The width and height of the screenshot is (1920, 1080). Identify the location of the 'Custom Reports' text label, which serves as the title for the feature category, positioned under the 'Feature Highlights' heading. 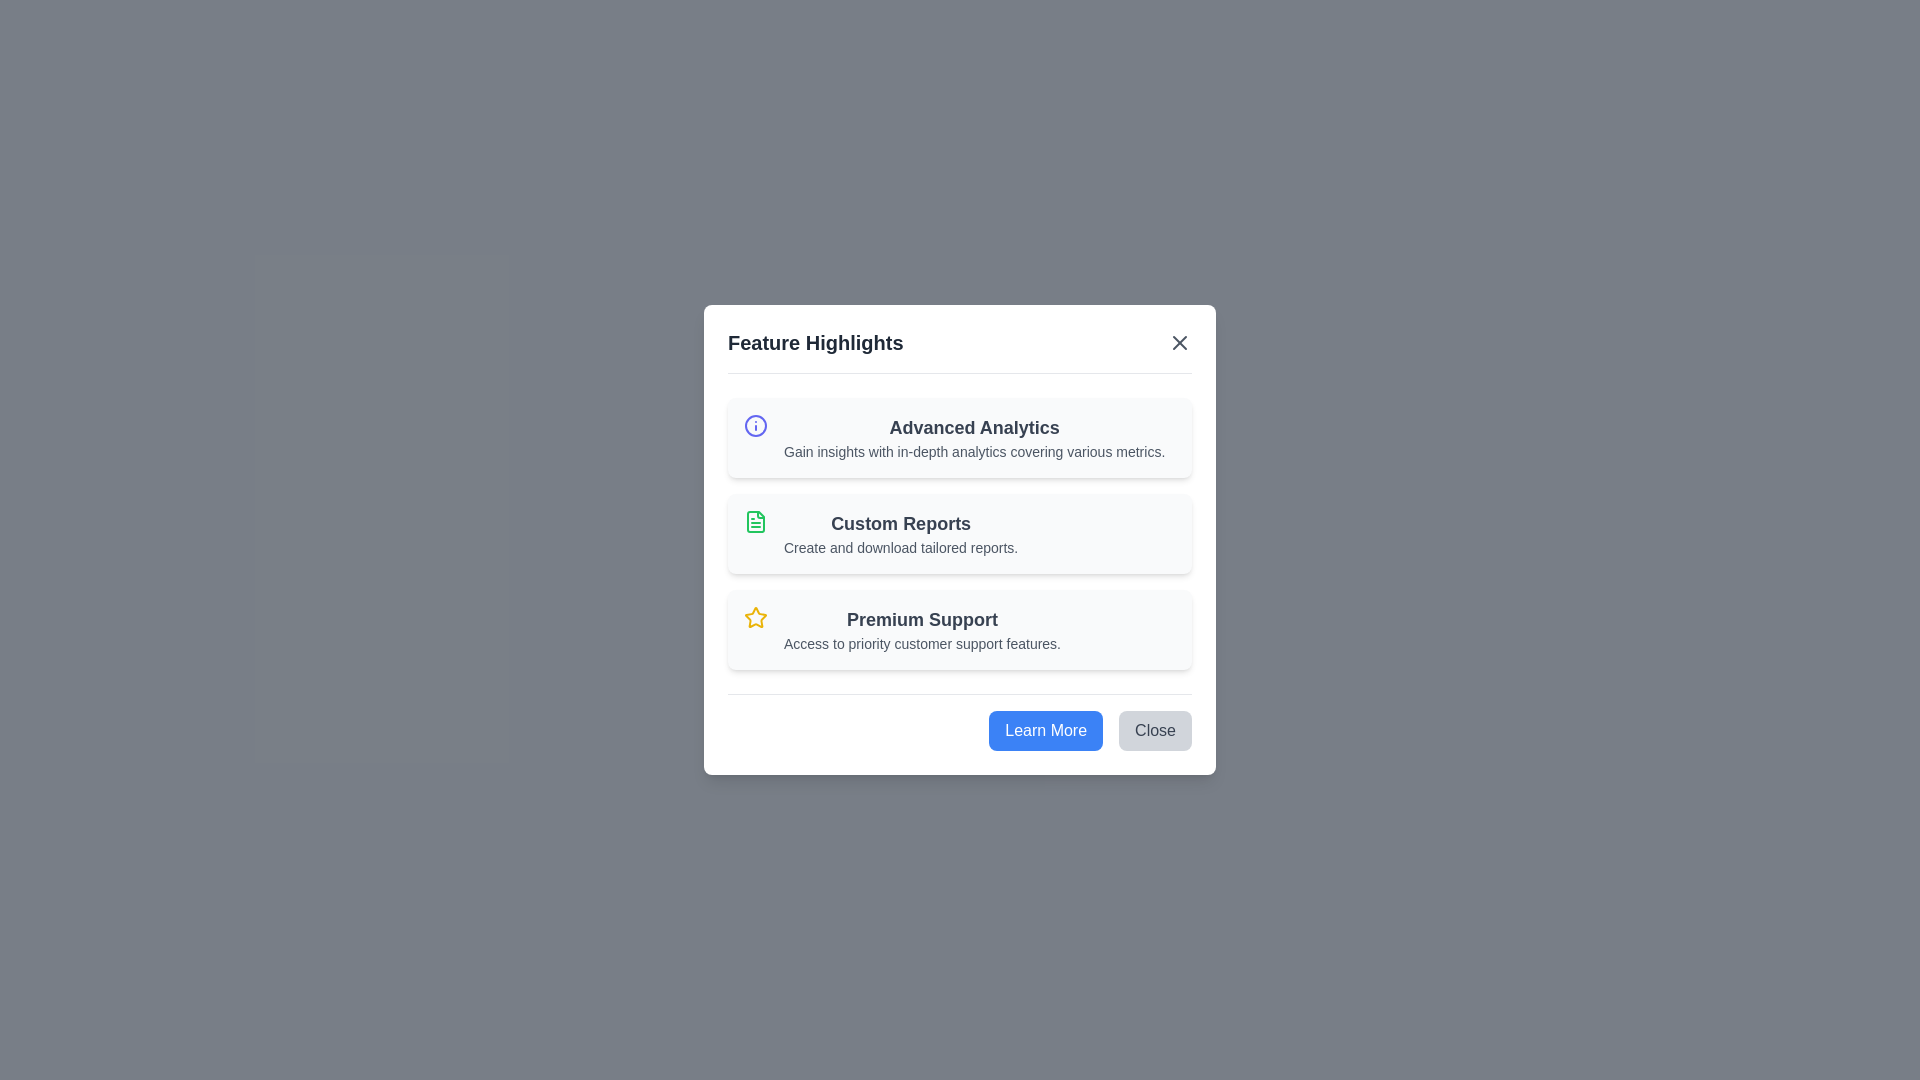
(900, 523).